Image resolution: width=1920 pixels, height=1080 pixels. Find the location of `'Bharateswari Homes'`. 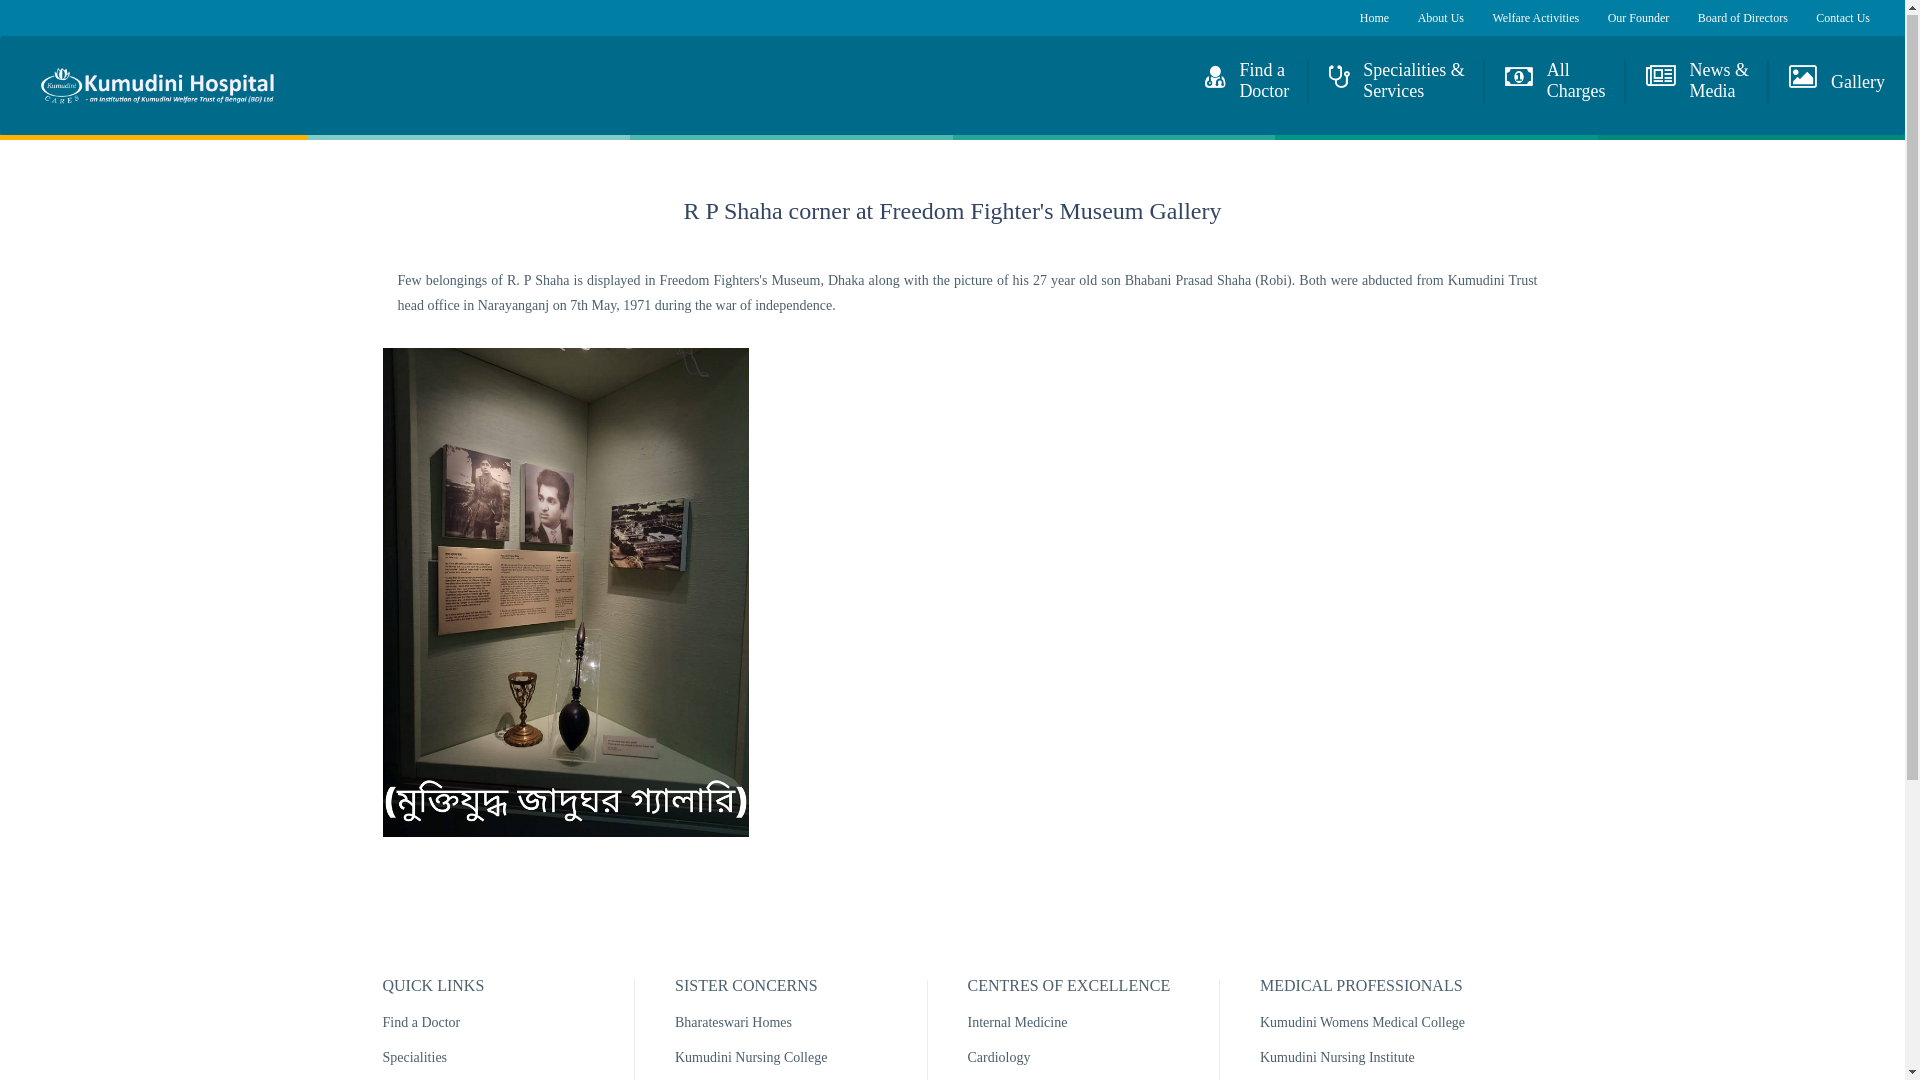

'Bharateswari Homes' is located at coordinates (732, 1023).